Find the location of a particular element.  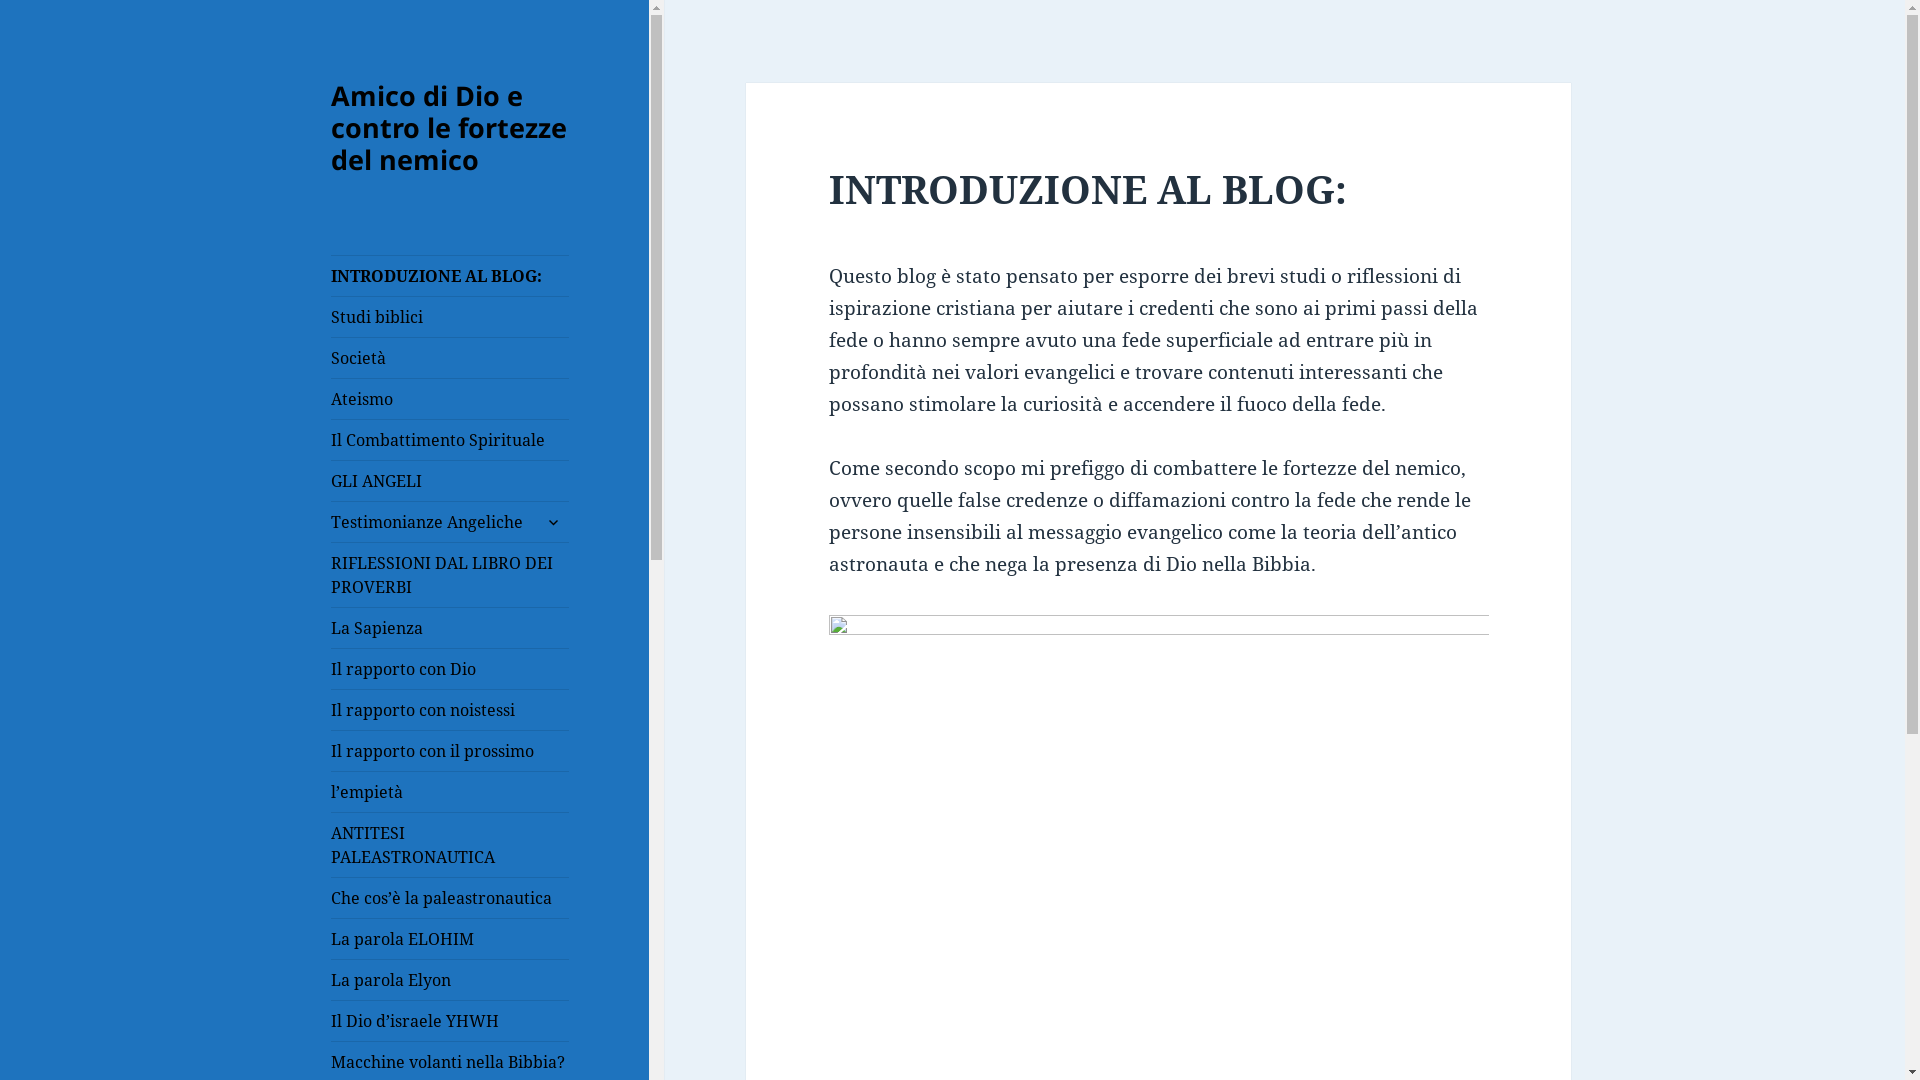

'Il rapporto con il prossimo' is located at coordinates (331, 751).